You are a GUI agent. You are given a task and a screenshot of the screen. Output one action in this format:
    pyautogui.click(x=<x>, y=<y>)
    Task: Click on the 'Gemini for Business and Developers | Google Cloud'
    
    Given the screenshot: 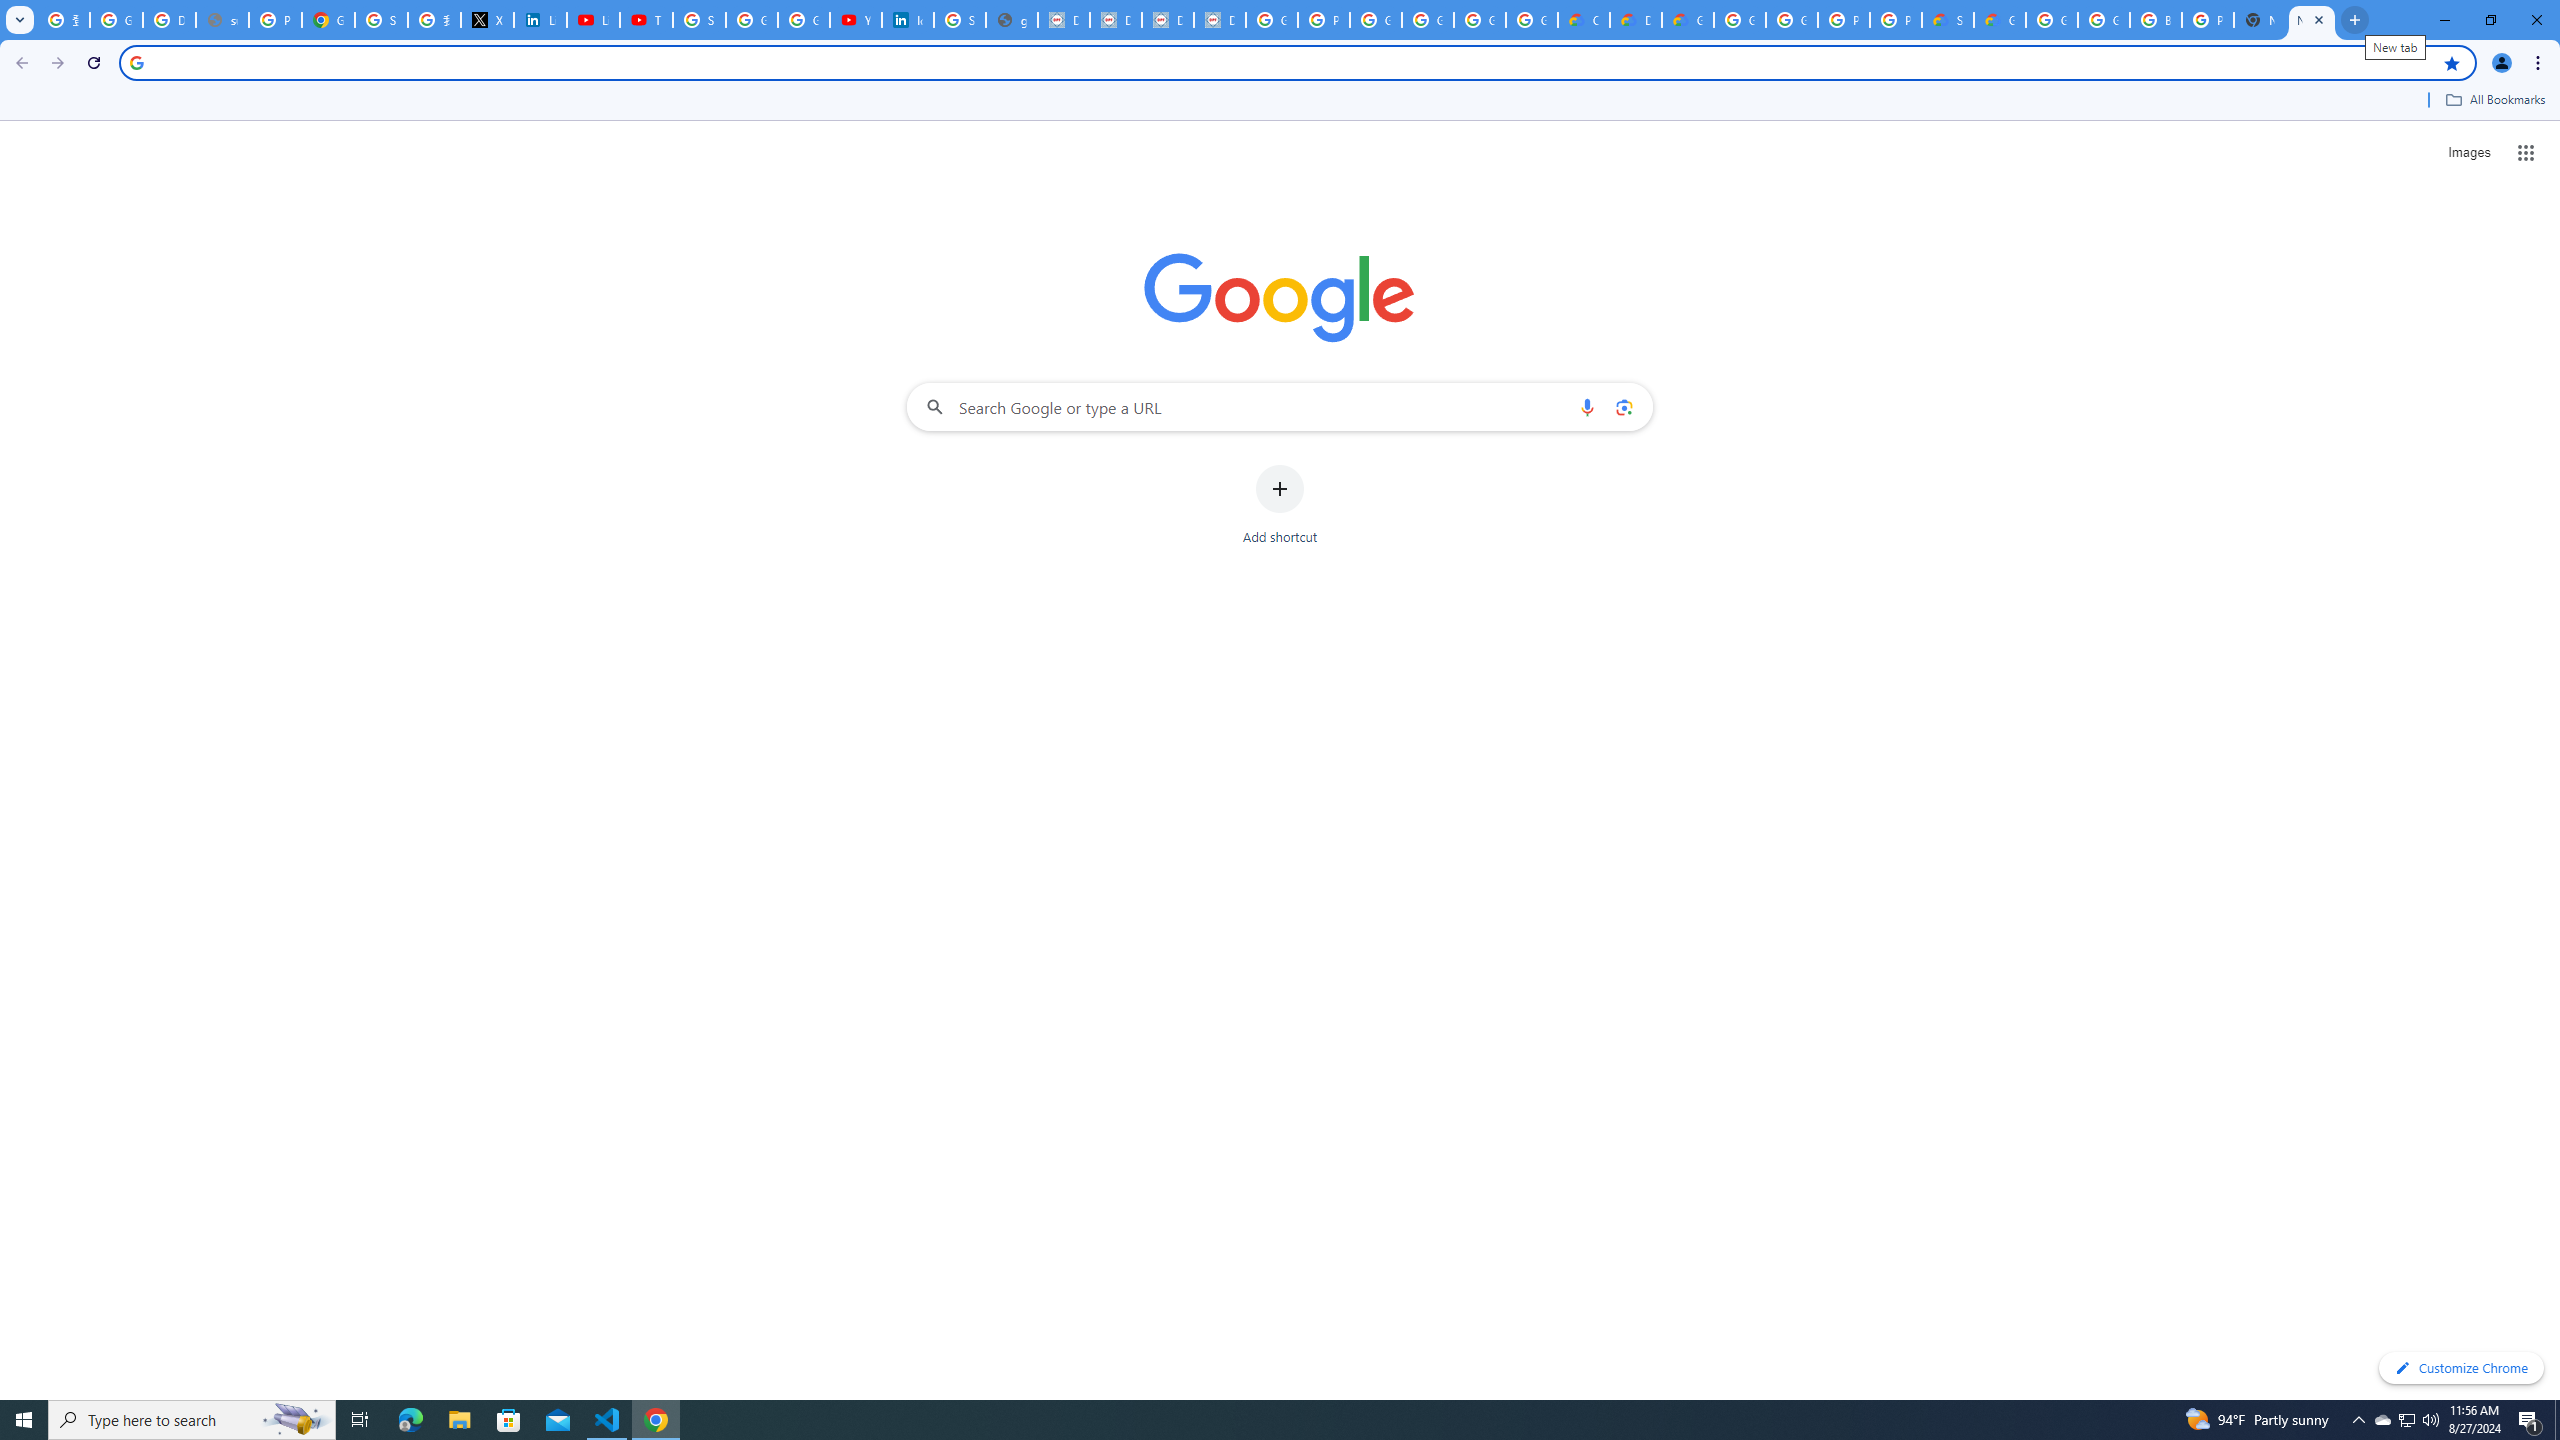 What is the action you would take?
    pyautogui.click(x=1687, y=19)
    